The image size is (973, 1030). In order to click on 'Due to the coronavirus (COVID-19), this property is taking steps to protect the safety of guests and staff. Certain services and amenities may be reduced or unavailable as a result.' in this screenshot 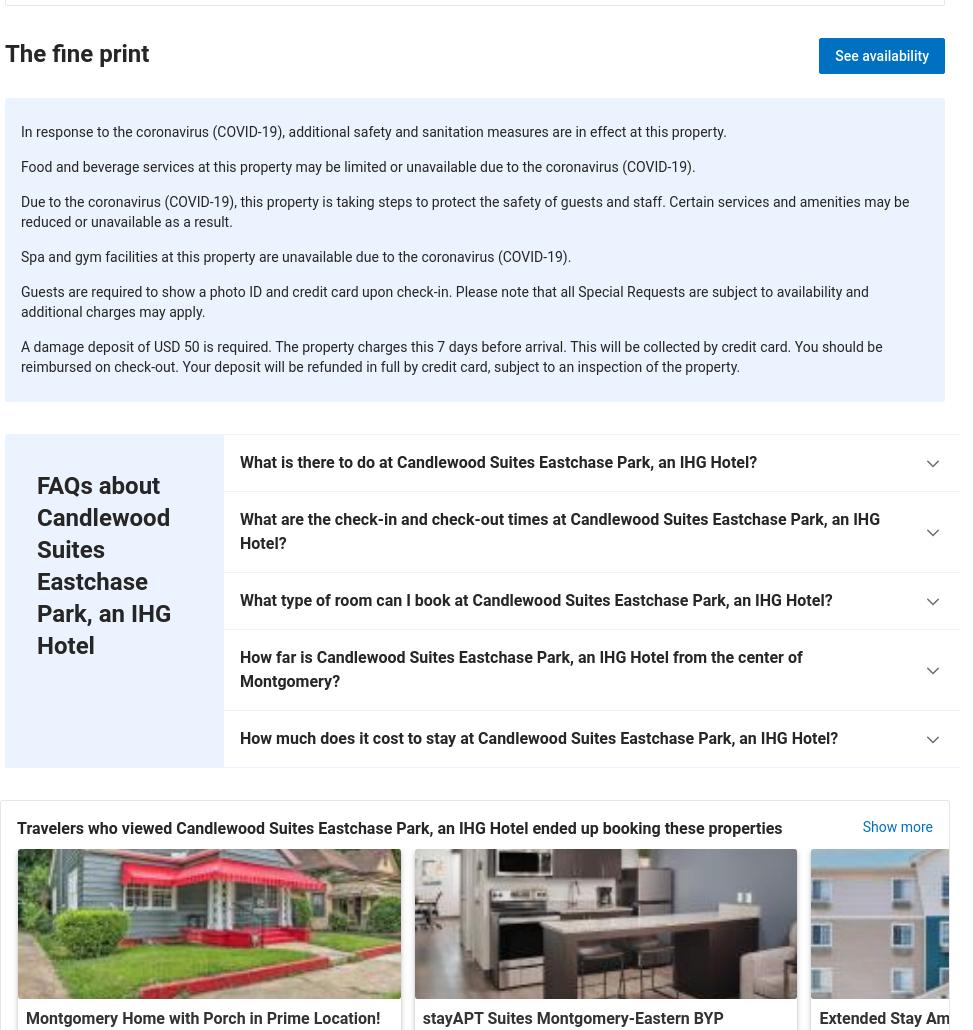, I will do `click(21, 211)`.